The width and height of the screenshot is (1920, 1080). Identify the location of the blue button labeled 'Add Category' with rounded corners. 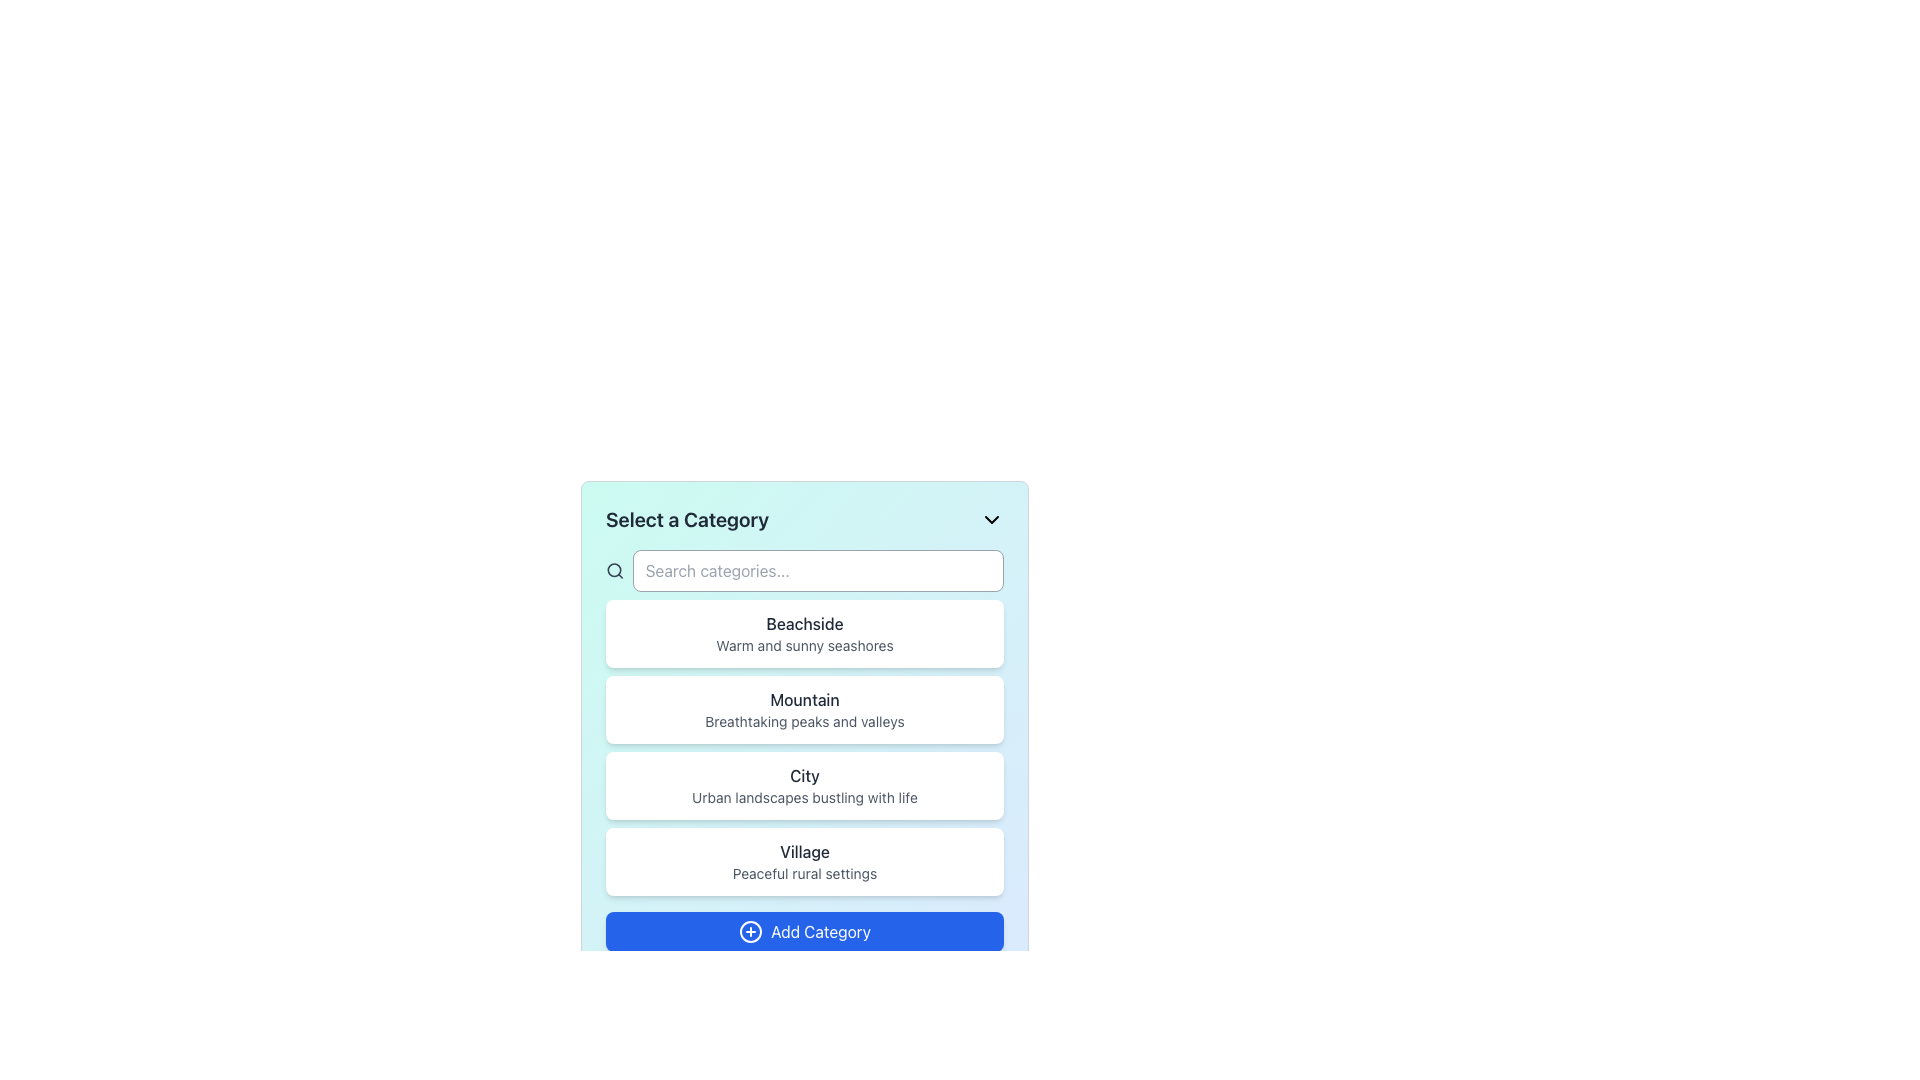
(805, 932).